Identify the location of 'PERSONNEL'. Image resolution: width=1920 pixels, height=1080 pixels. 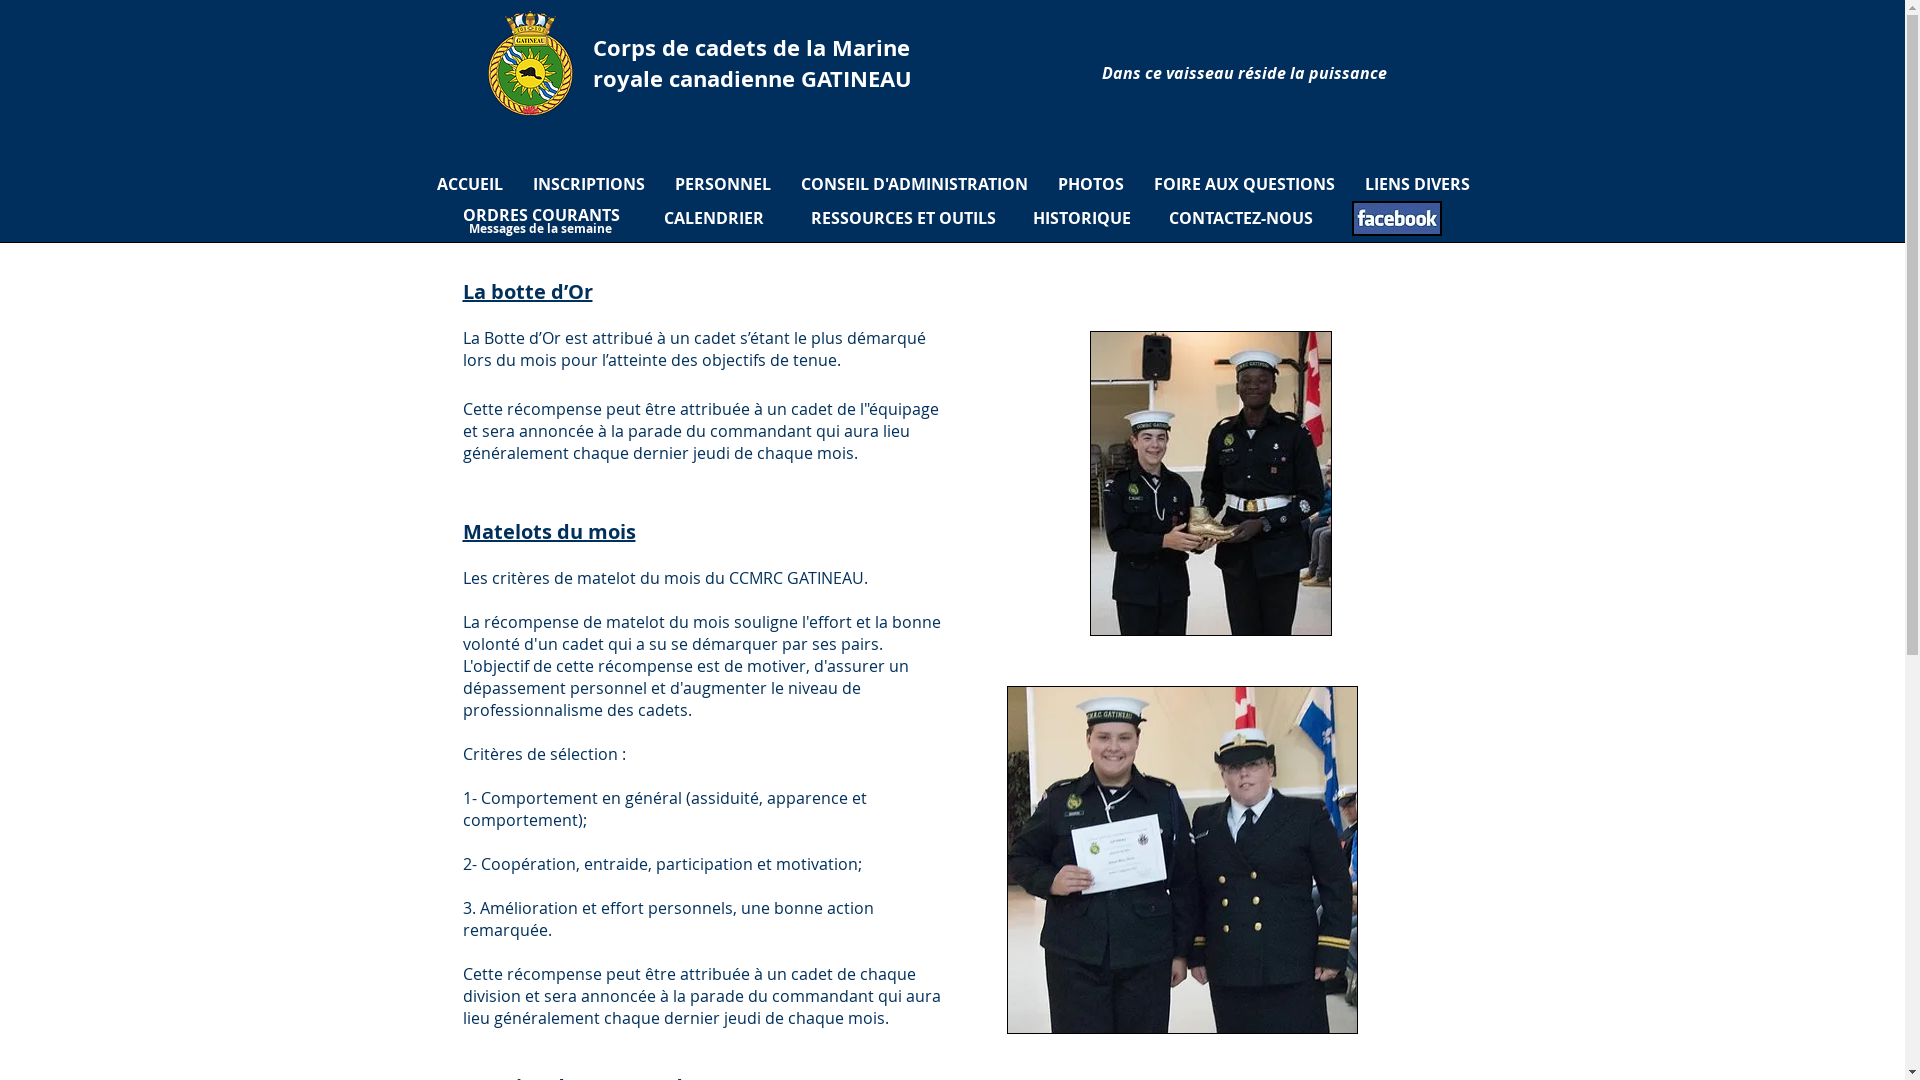
(660, 184).